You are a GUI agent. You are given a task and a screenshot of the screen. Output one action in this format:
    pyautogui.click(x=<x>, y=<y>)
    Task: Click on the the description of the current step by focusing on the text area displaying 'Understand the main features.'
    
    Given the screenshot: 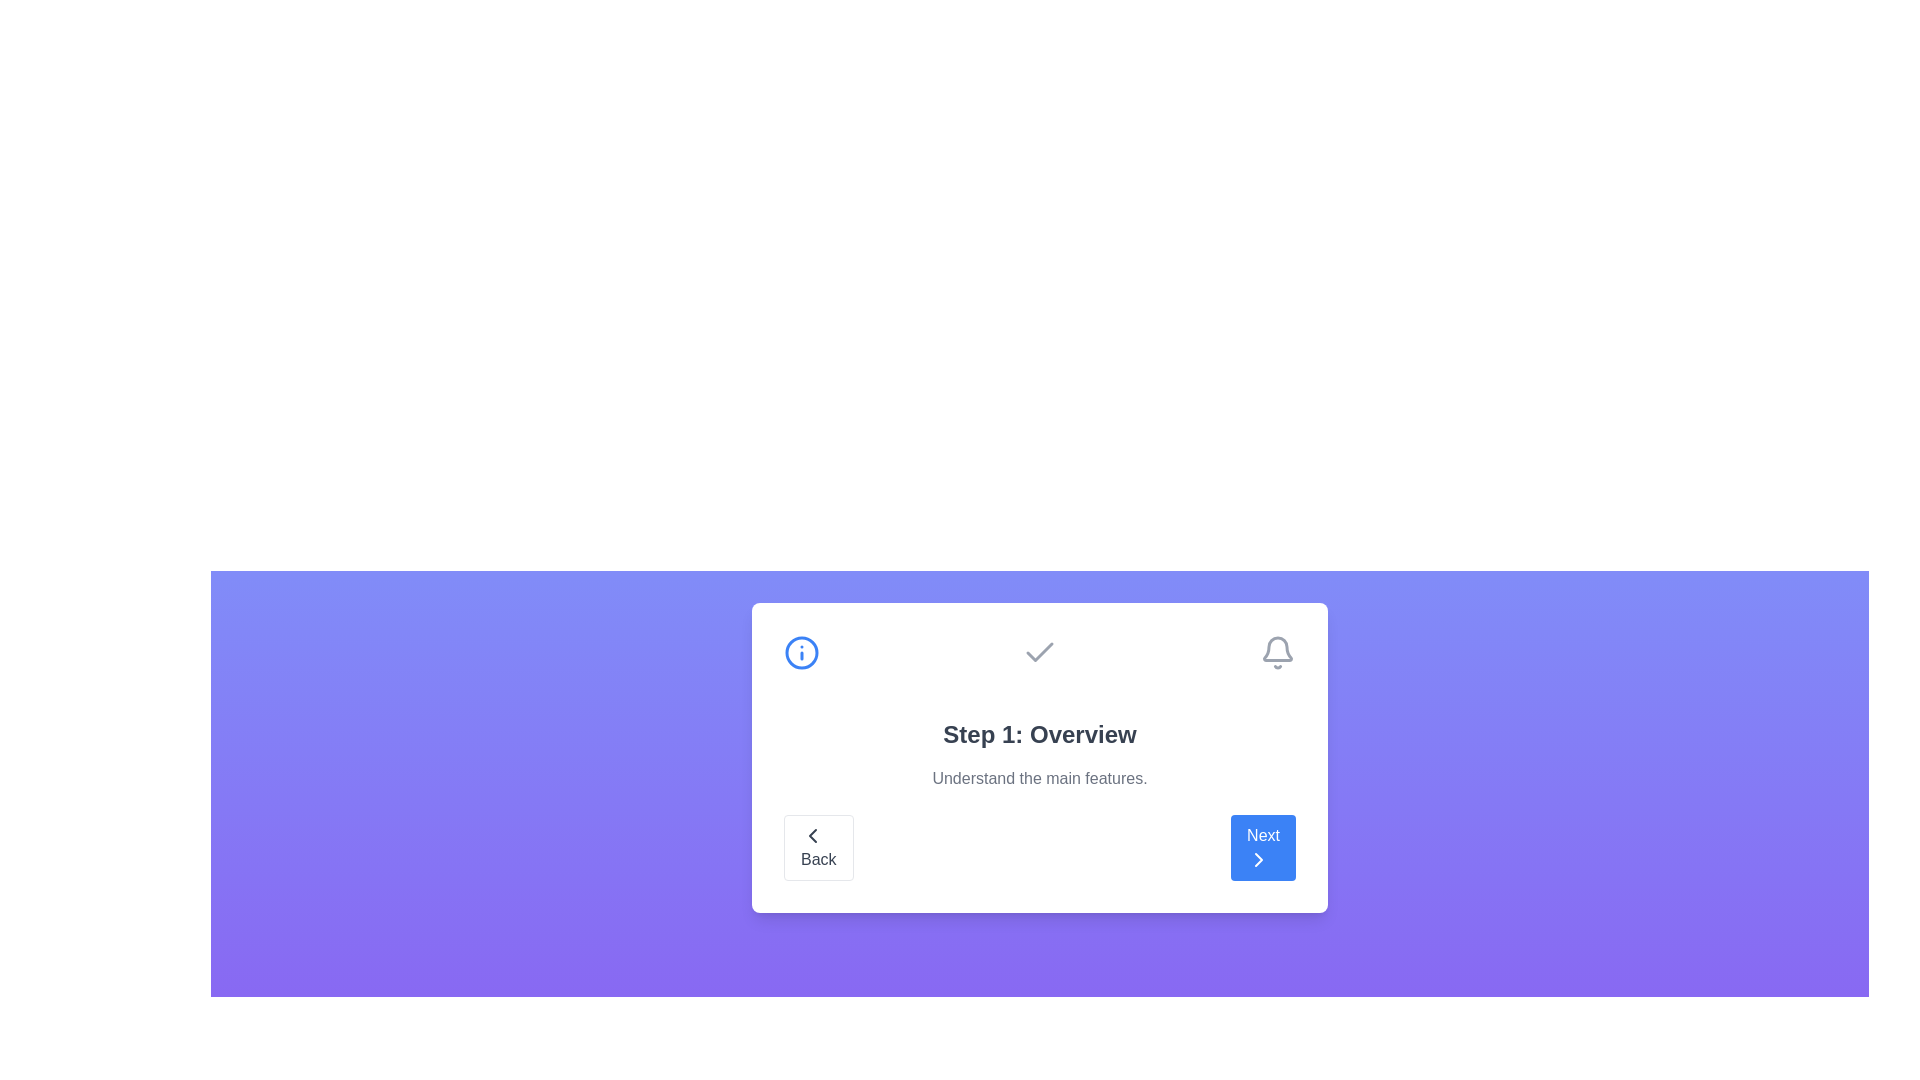 What is the action you would take?
    pyautogui.click(x=1040, y=778)
    